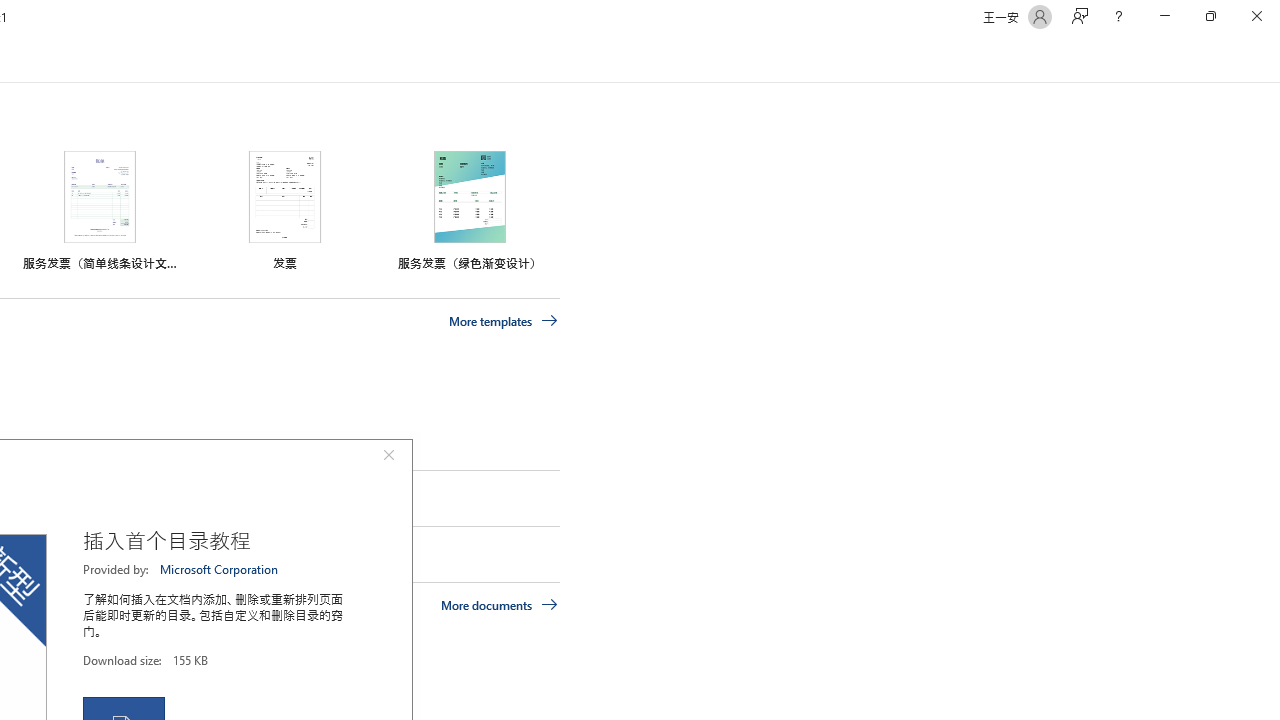 This screenshot has height=720, width=1280. I want to click on 'Help', so click(1117, 16).